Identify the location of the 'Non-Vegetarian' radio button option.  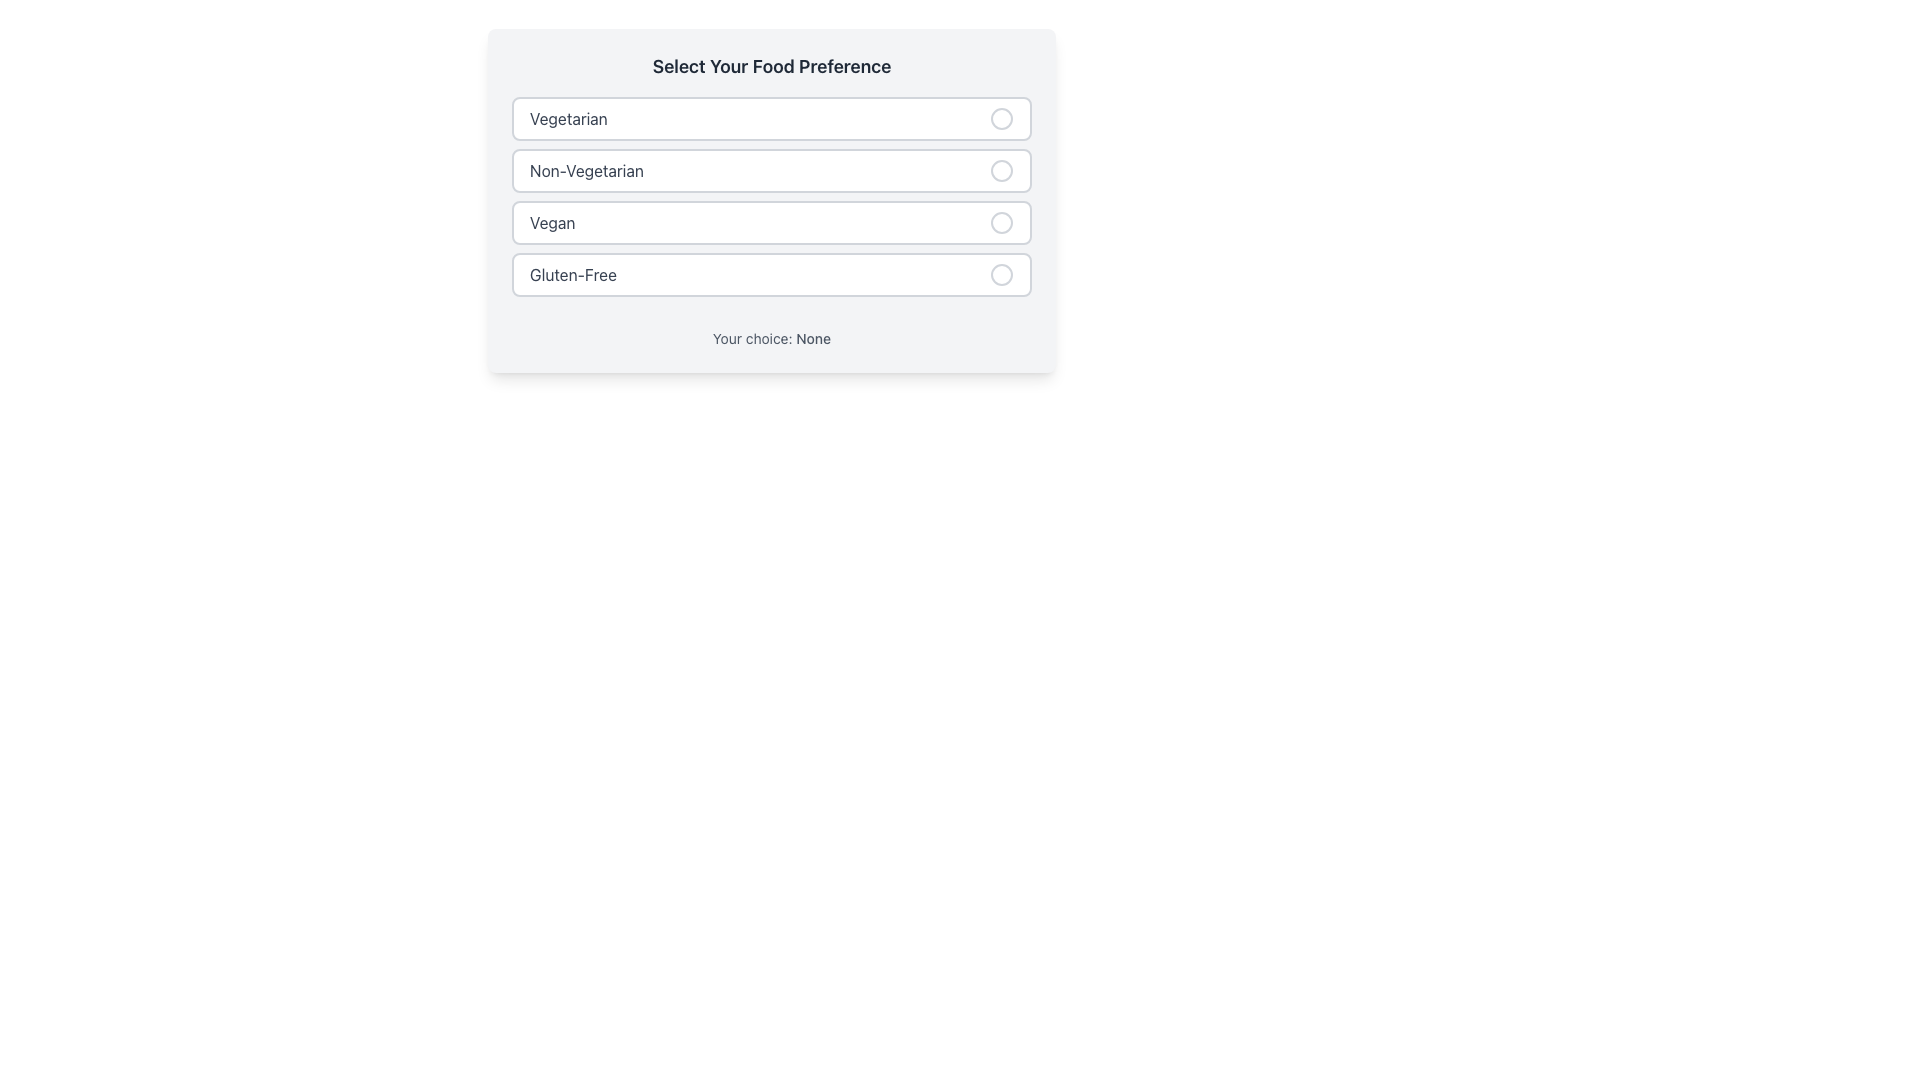
(771, 169).